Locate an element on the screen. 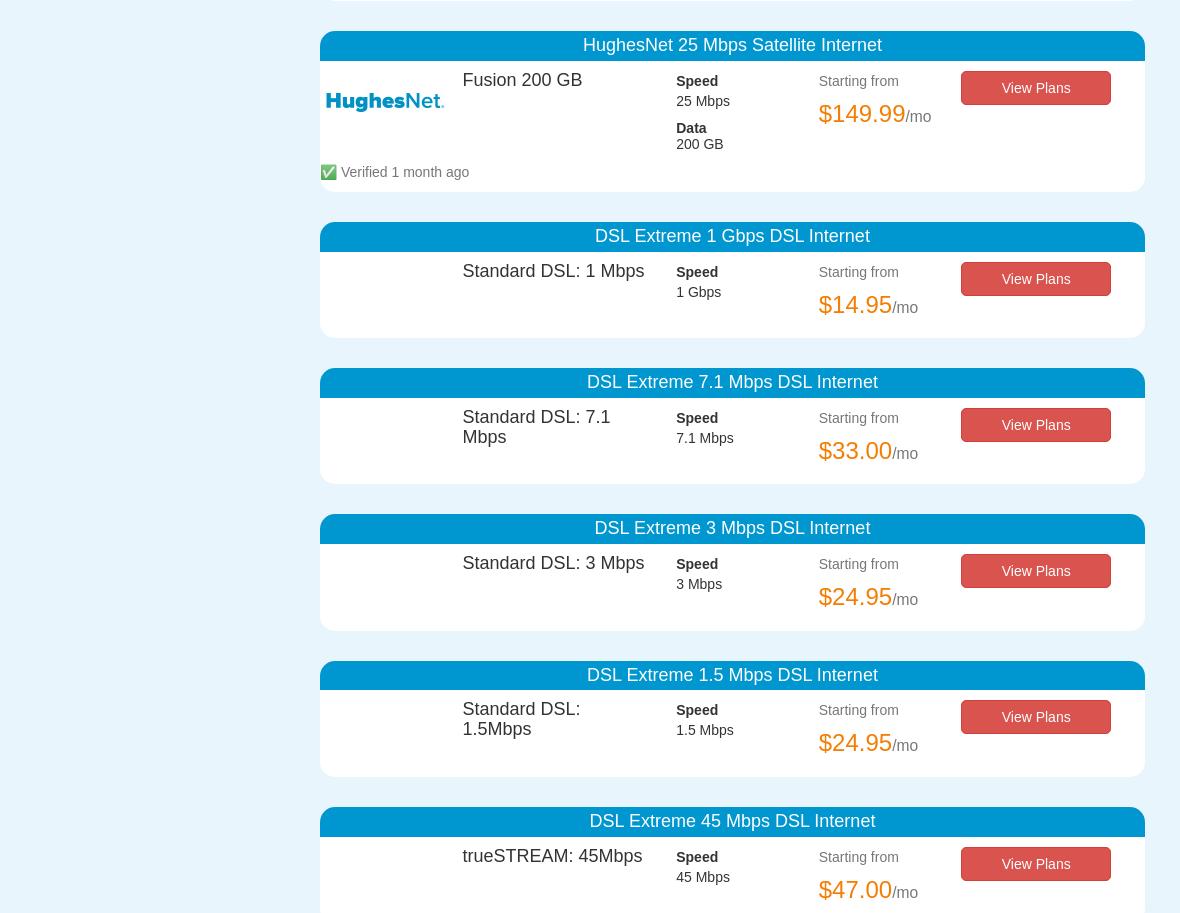 Image resolution: width=1180 pixels, height=913 pixels. '7.1 Mbps' is located at coordinates (703, 437).